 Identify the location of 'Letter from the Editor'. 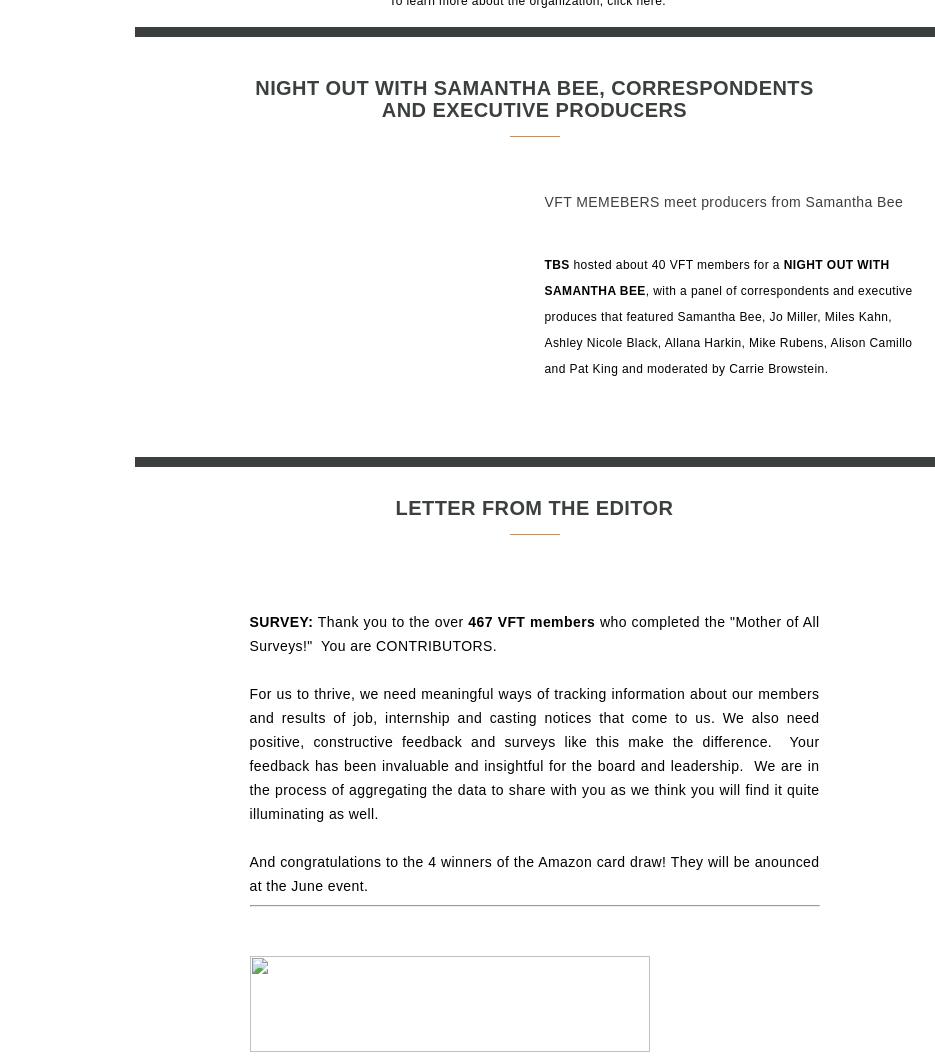
(532, 507).